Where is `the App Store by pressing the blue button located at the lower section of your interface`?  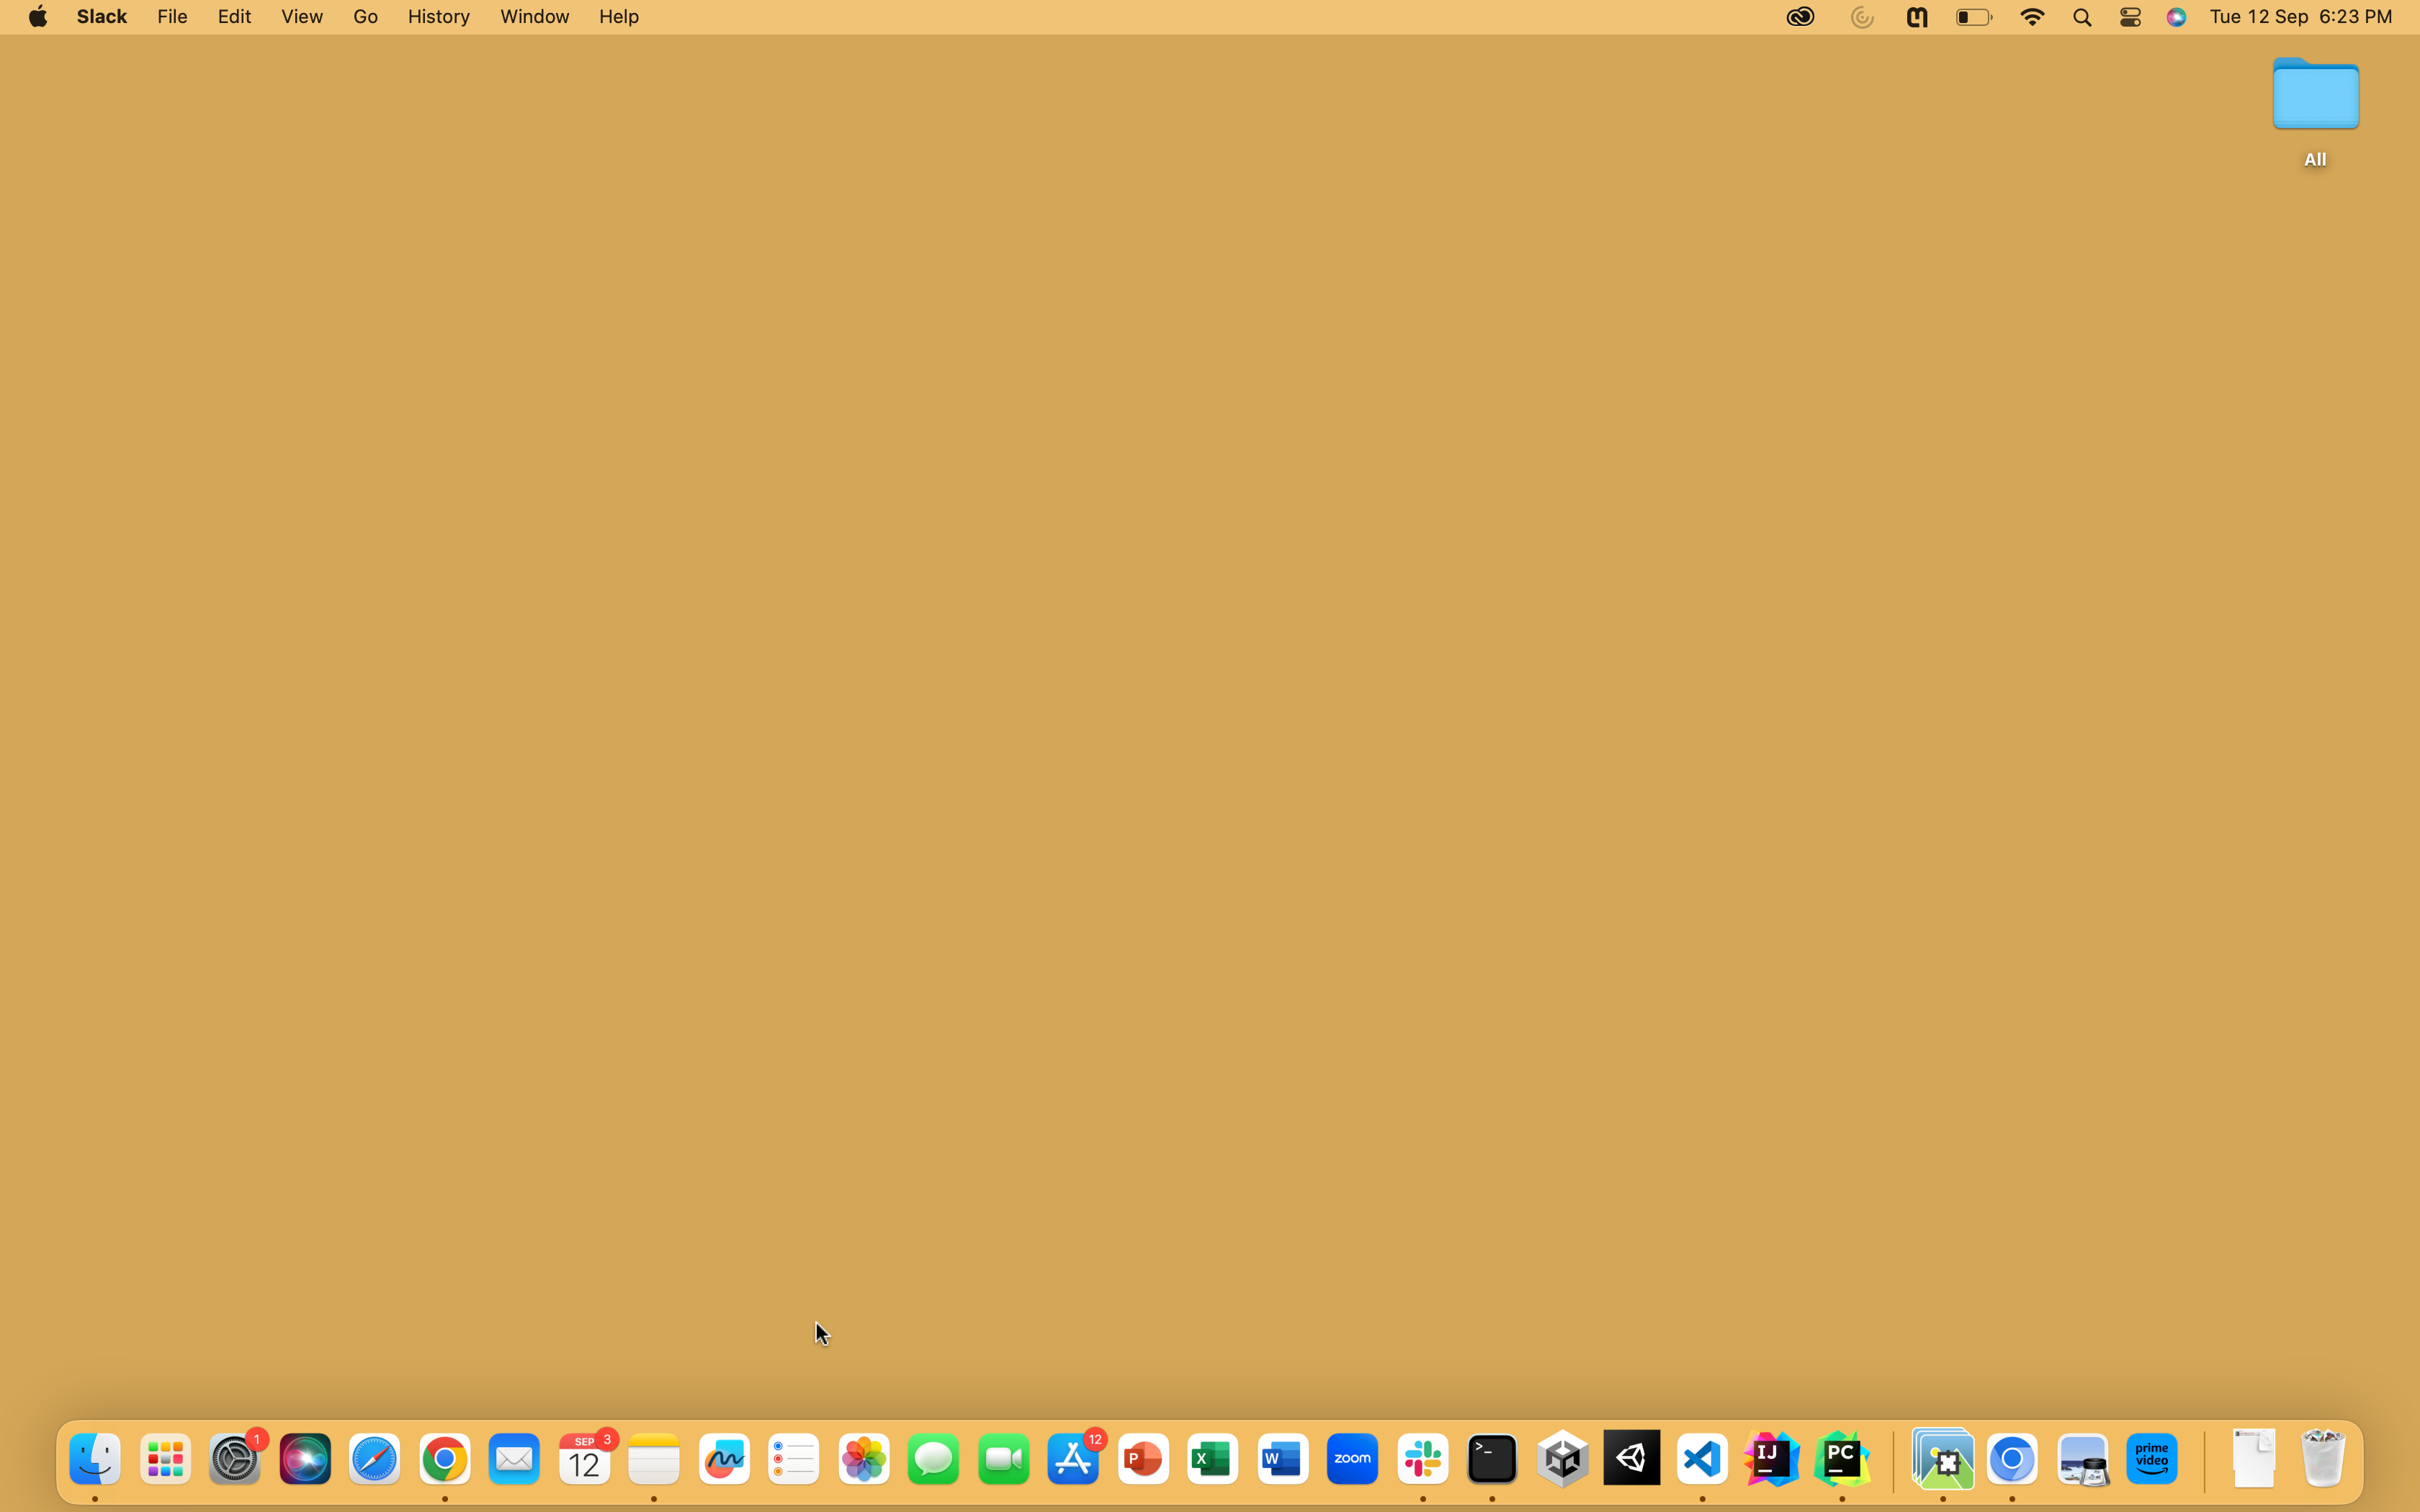 the App Store by pressing the blue button located at the lower section of your interface is located at coordinates (1073, 1459).